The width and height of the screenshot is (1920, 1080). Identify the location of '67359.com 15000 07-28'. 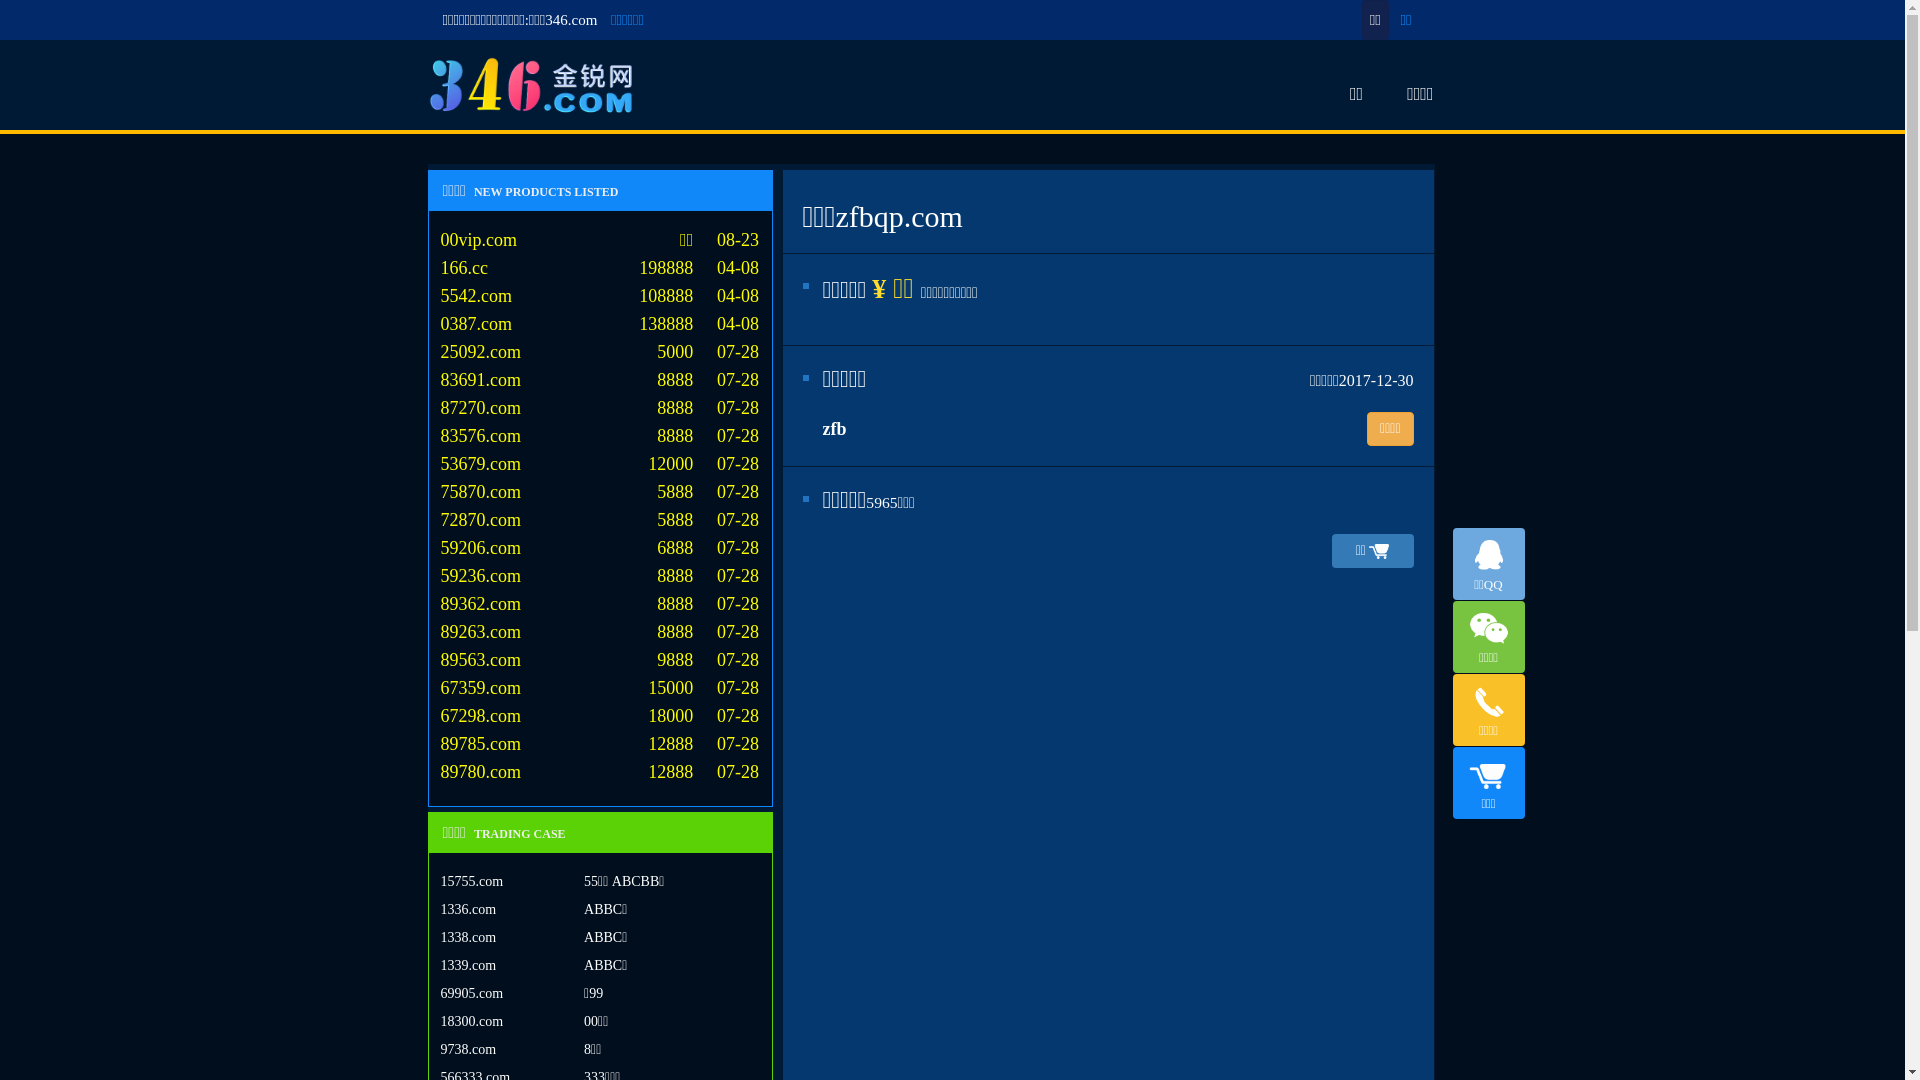
(598, 694).